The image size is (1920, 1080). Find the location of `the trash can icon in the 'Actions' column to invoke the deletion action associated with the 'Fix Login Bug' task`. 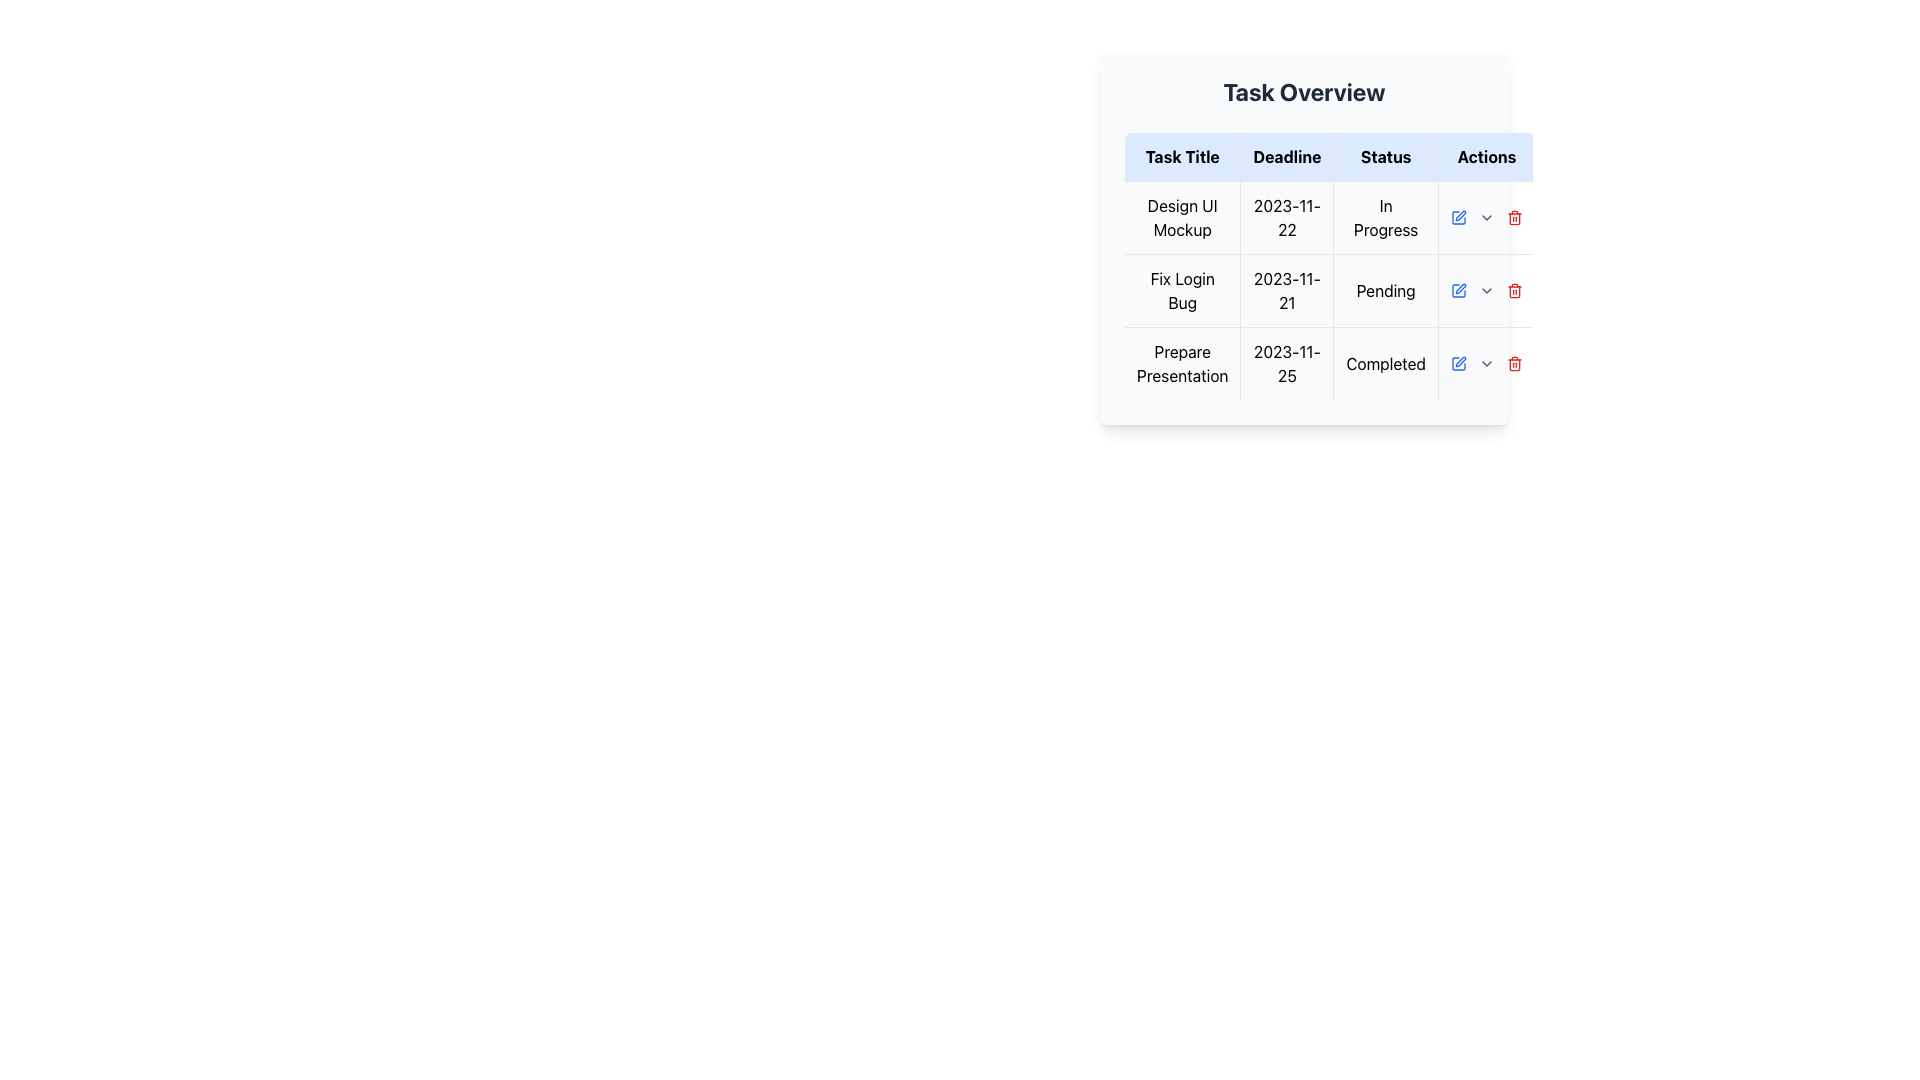

the trash can icon in the 'Actions' column to invoke the deletion action associated with the 'Fix Login Bug' task is located at coordinates (1515, 292).